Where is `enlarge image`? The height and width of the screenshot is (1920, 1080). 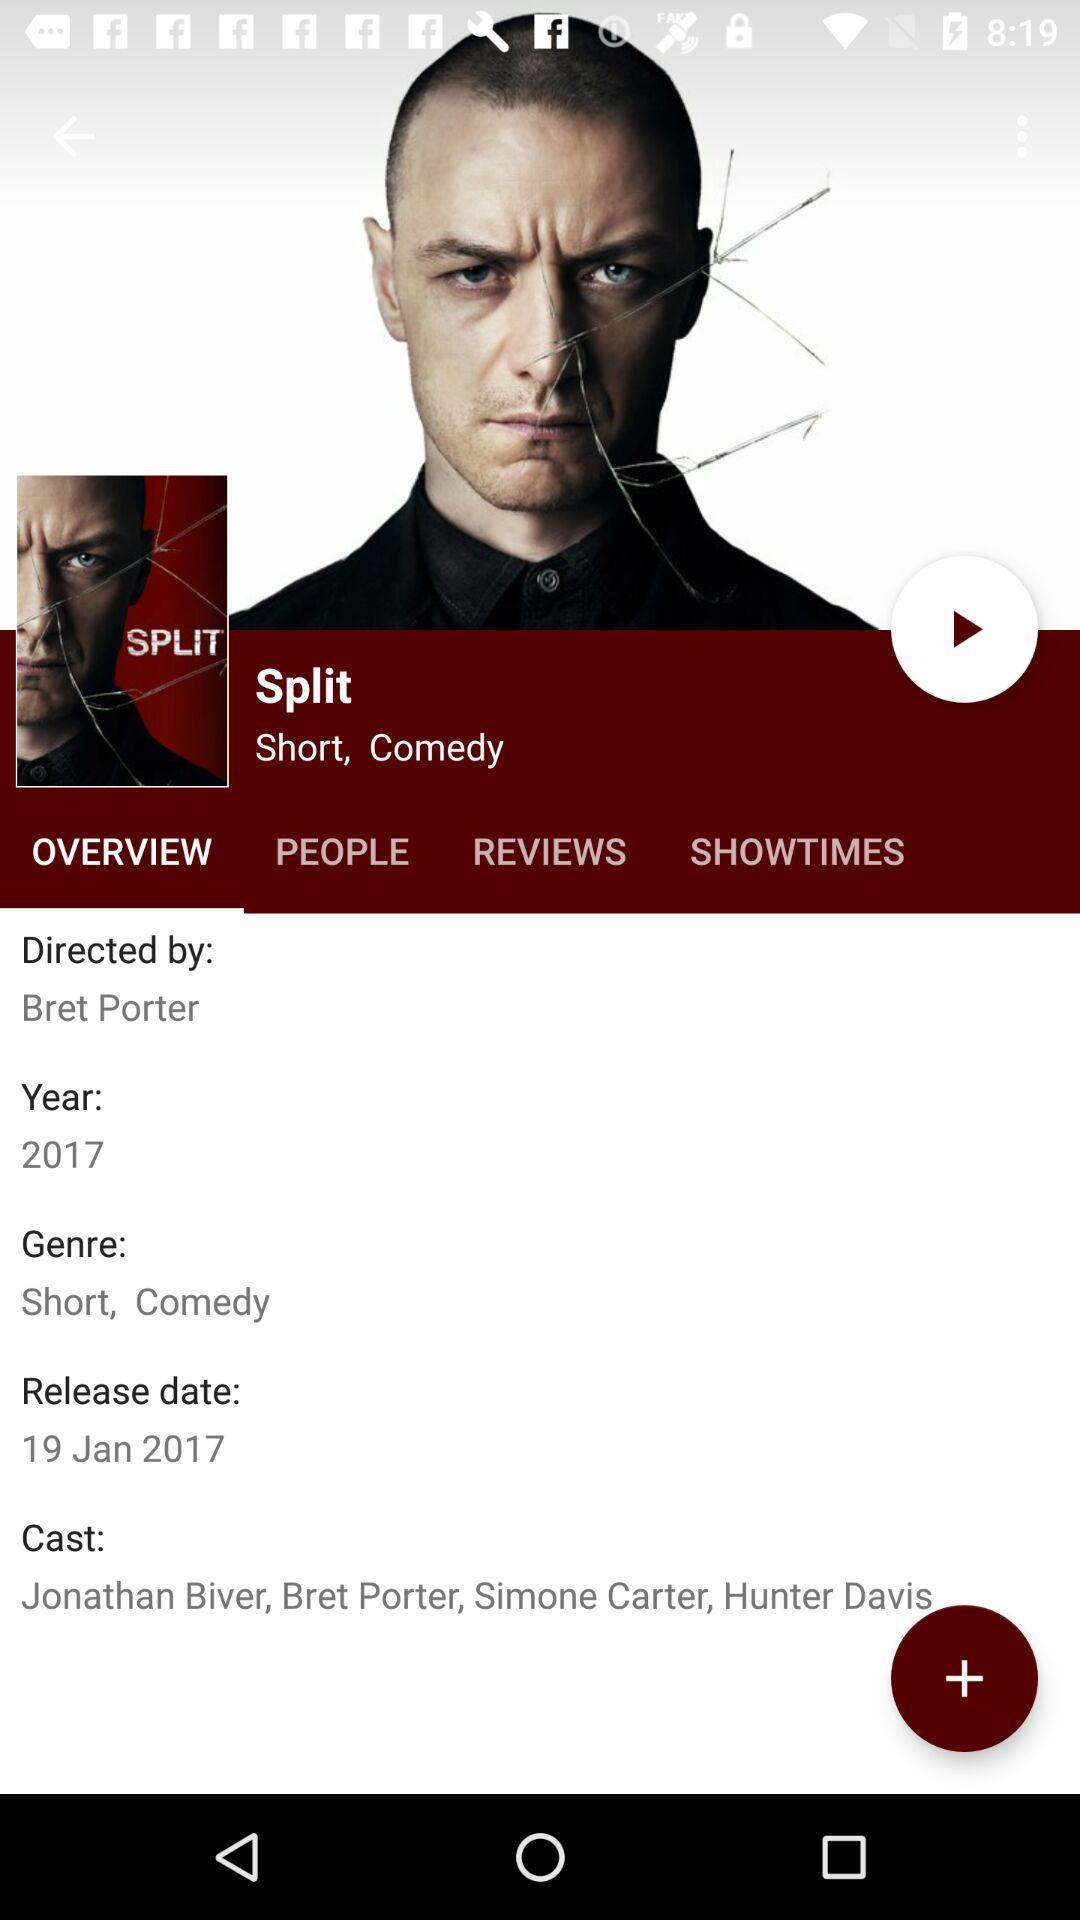
enlarge image is located at coordinates (122, 629).